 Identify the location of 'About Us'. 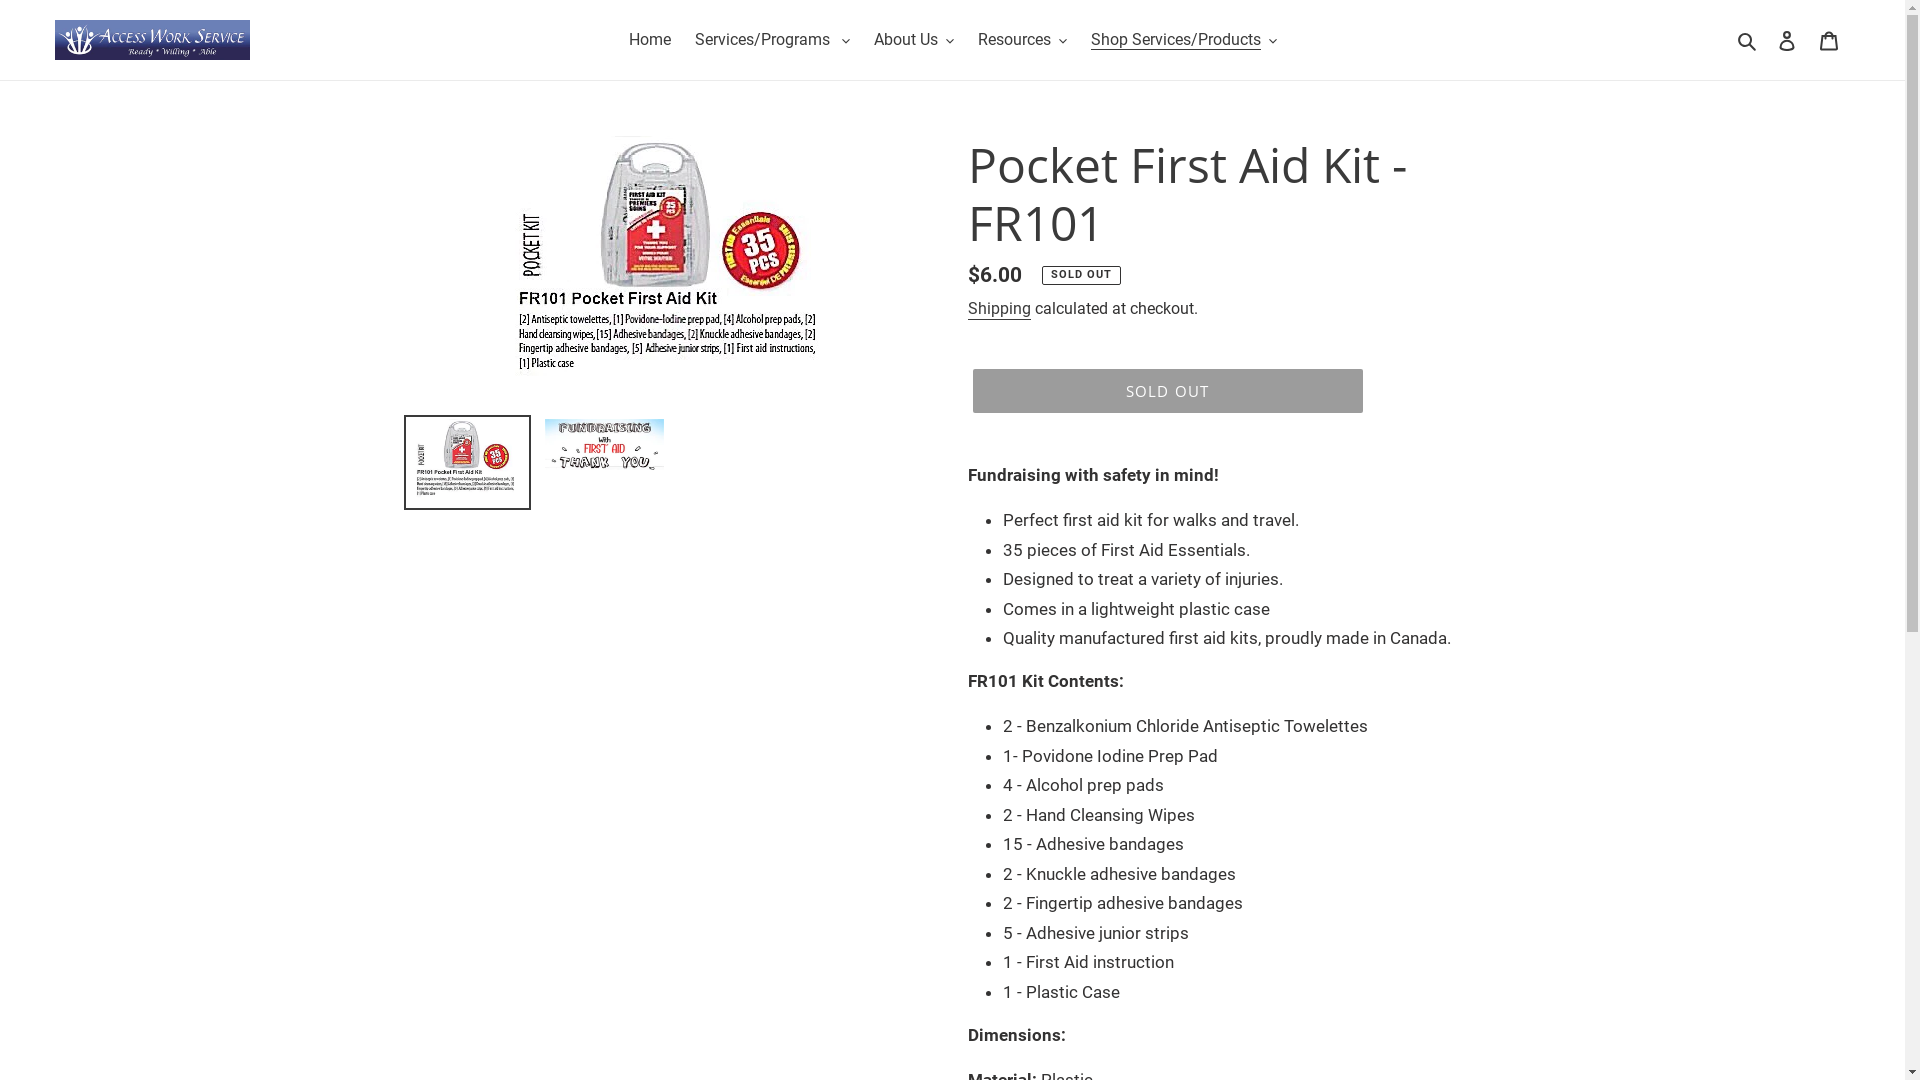
(912, 39).